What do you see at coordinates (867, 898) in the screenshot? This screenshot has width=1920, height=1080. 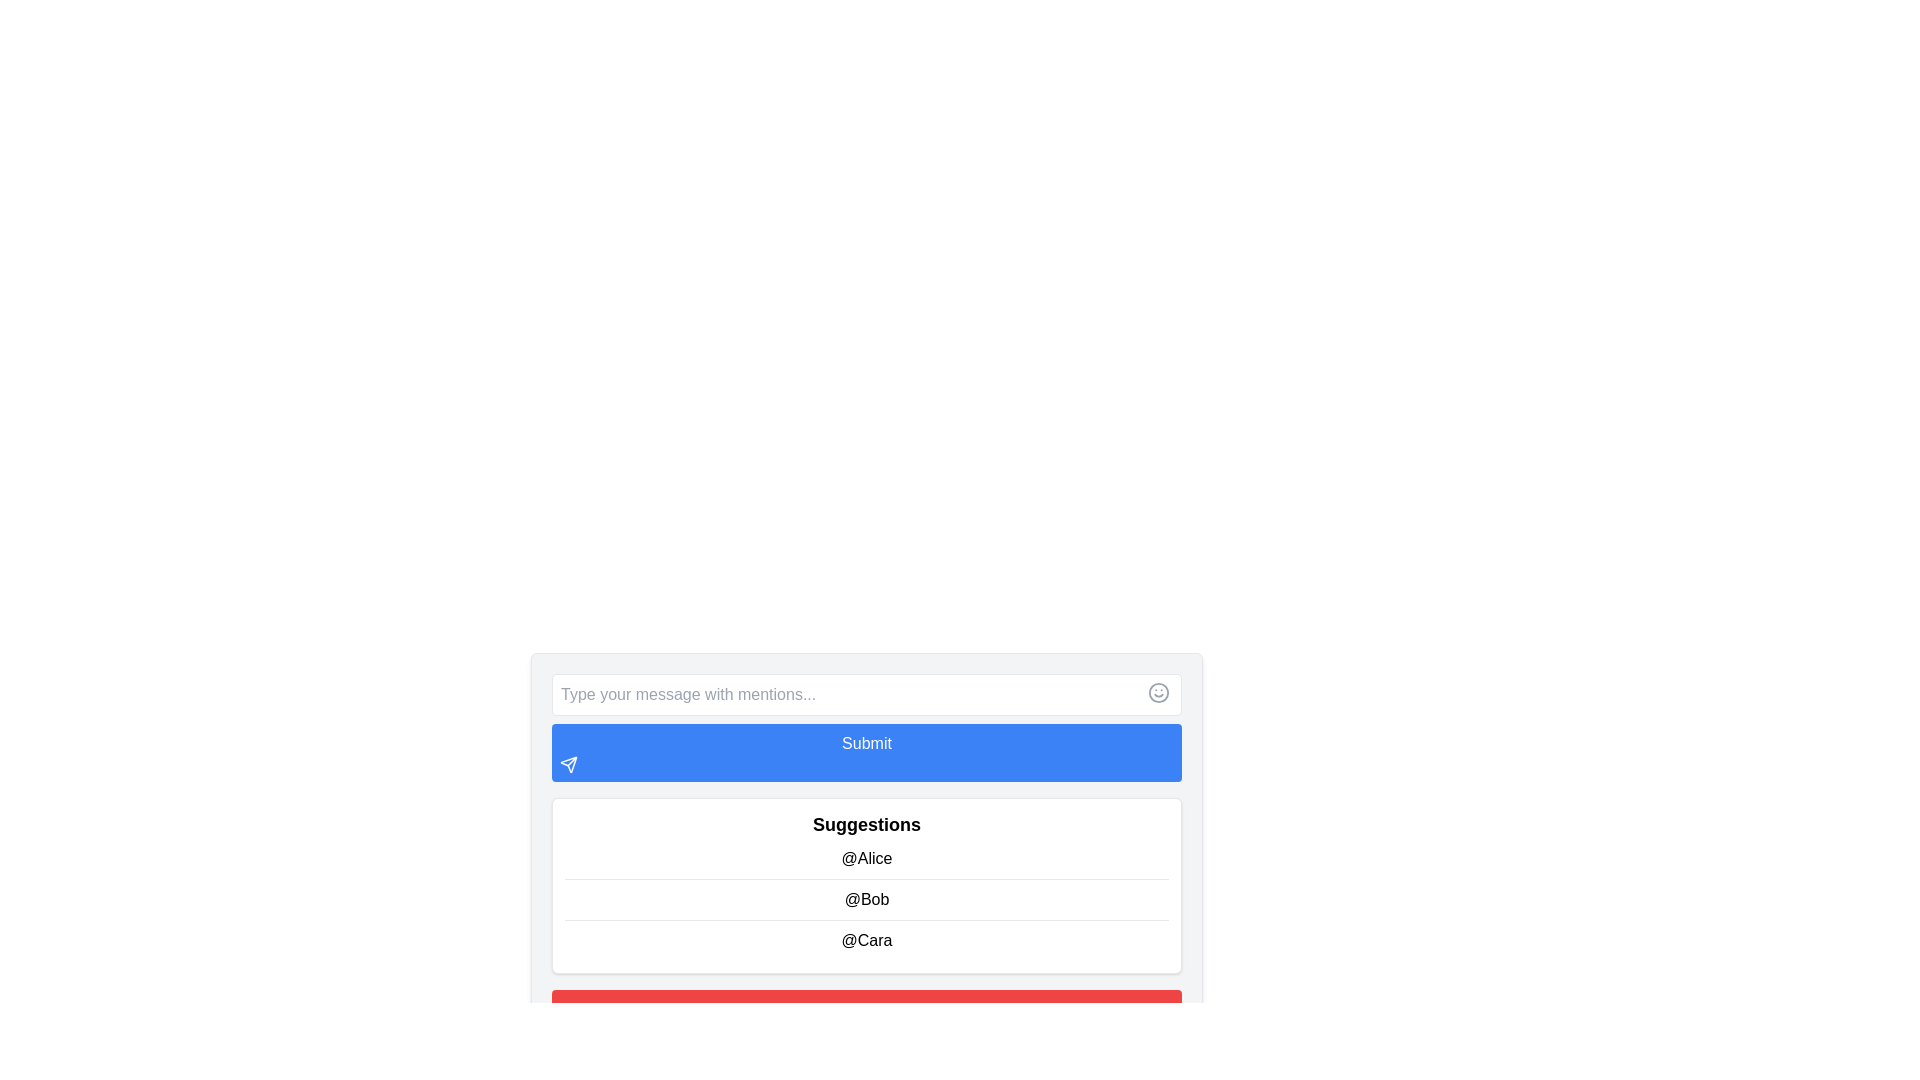 I see `the second entry in the suggestions list, which follows '@Alice' and precedes '@Cara'` at bounding box center [867, 898].